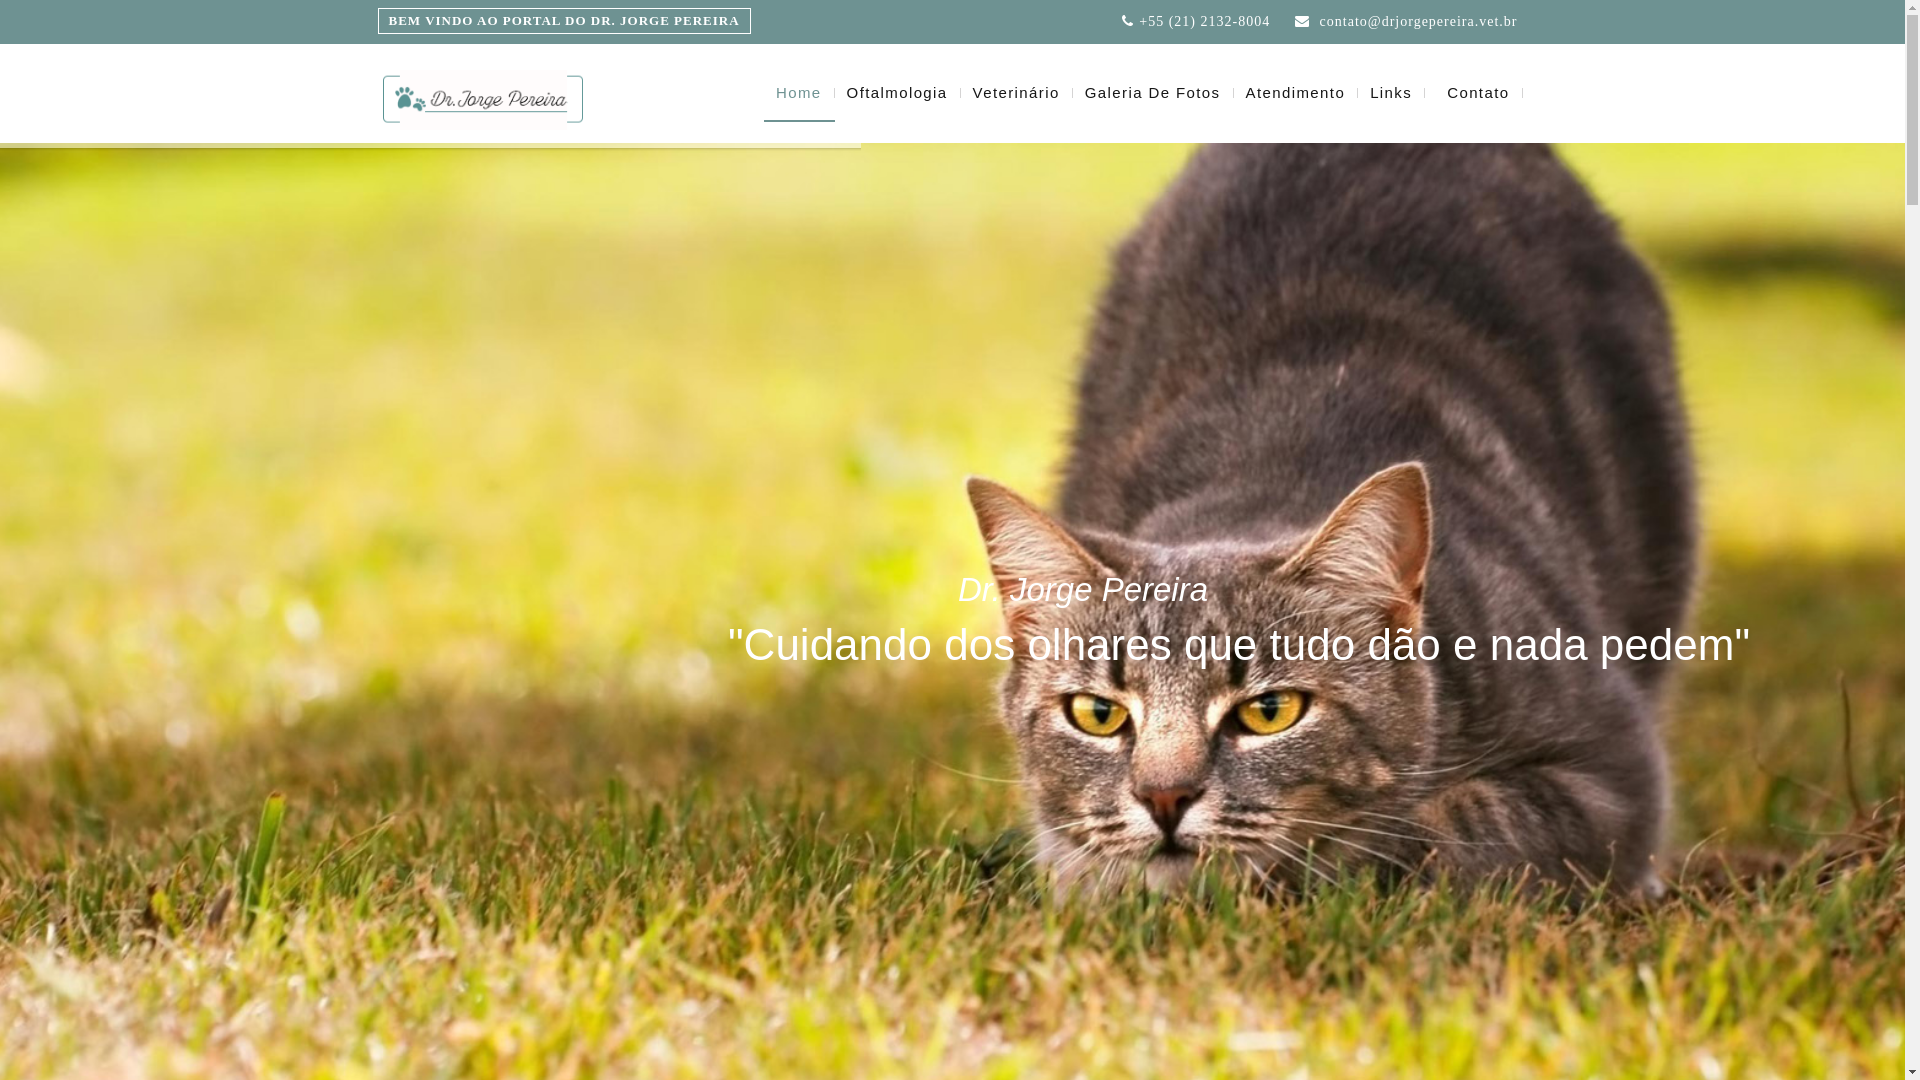 The image size is (1920, 1080). I want to click on 'Atendimento', so click(1232, 92).